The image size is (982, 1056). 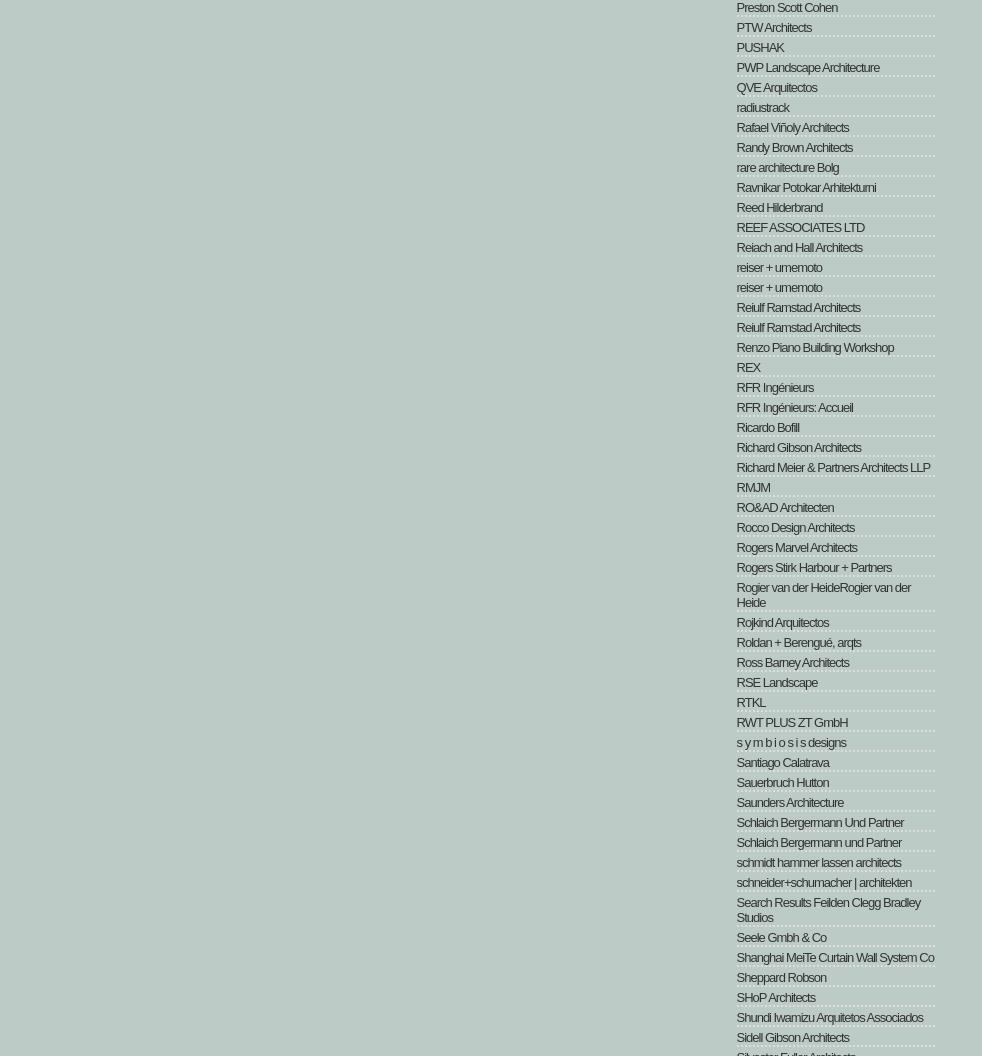 I want to click on 'RMJM', so click(x=752, y=486).